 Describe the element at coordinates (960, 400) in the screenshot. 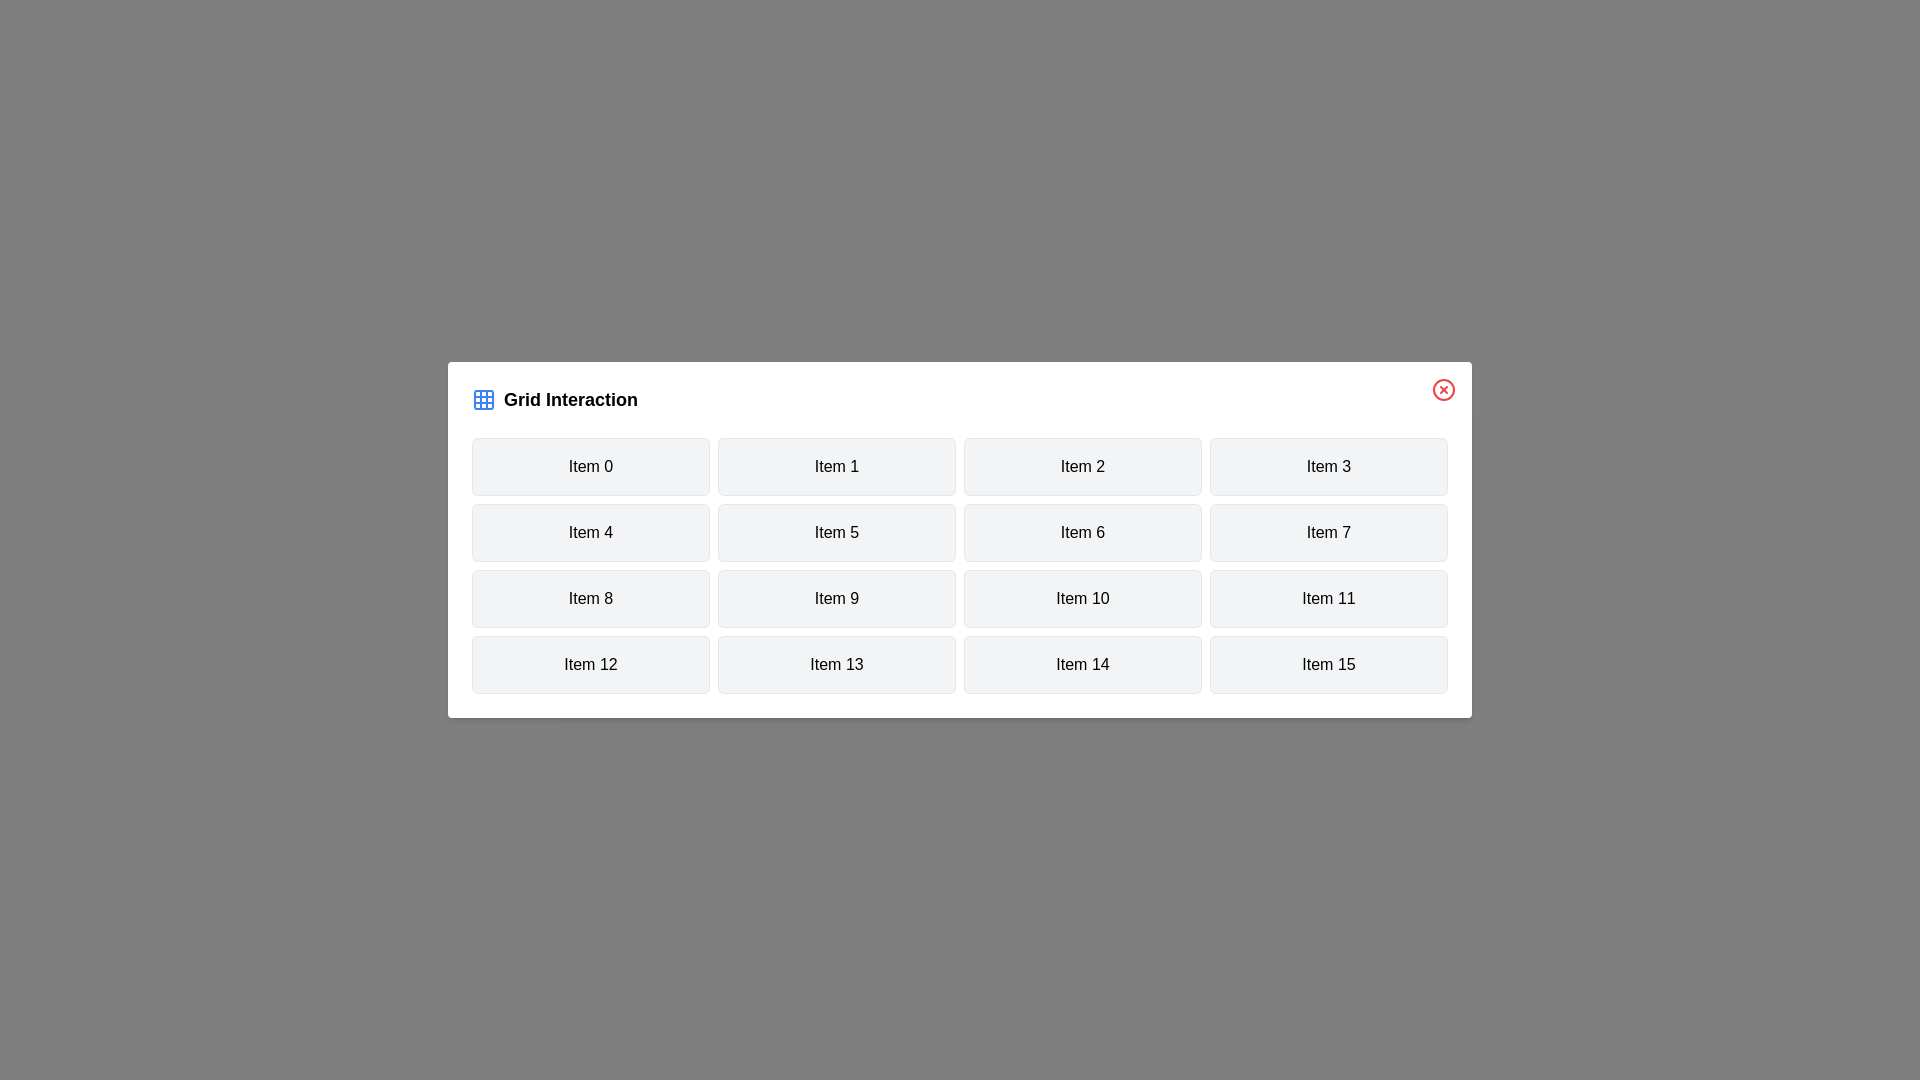

I see `the title text 'Grid Interaction' to focus on it` at that location.